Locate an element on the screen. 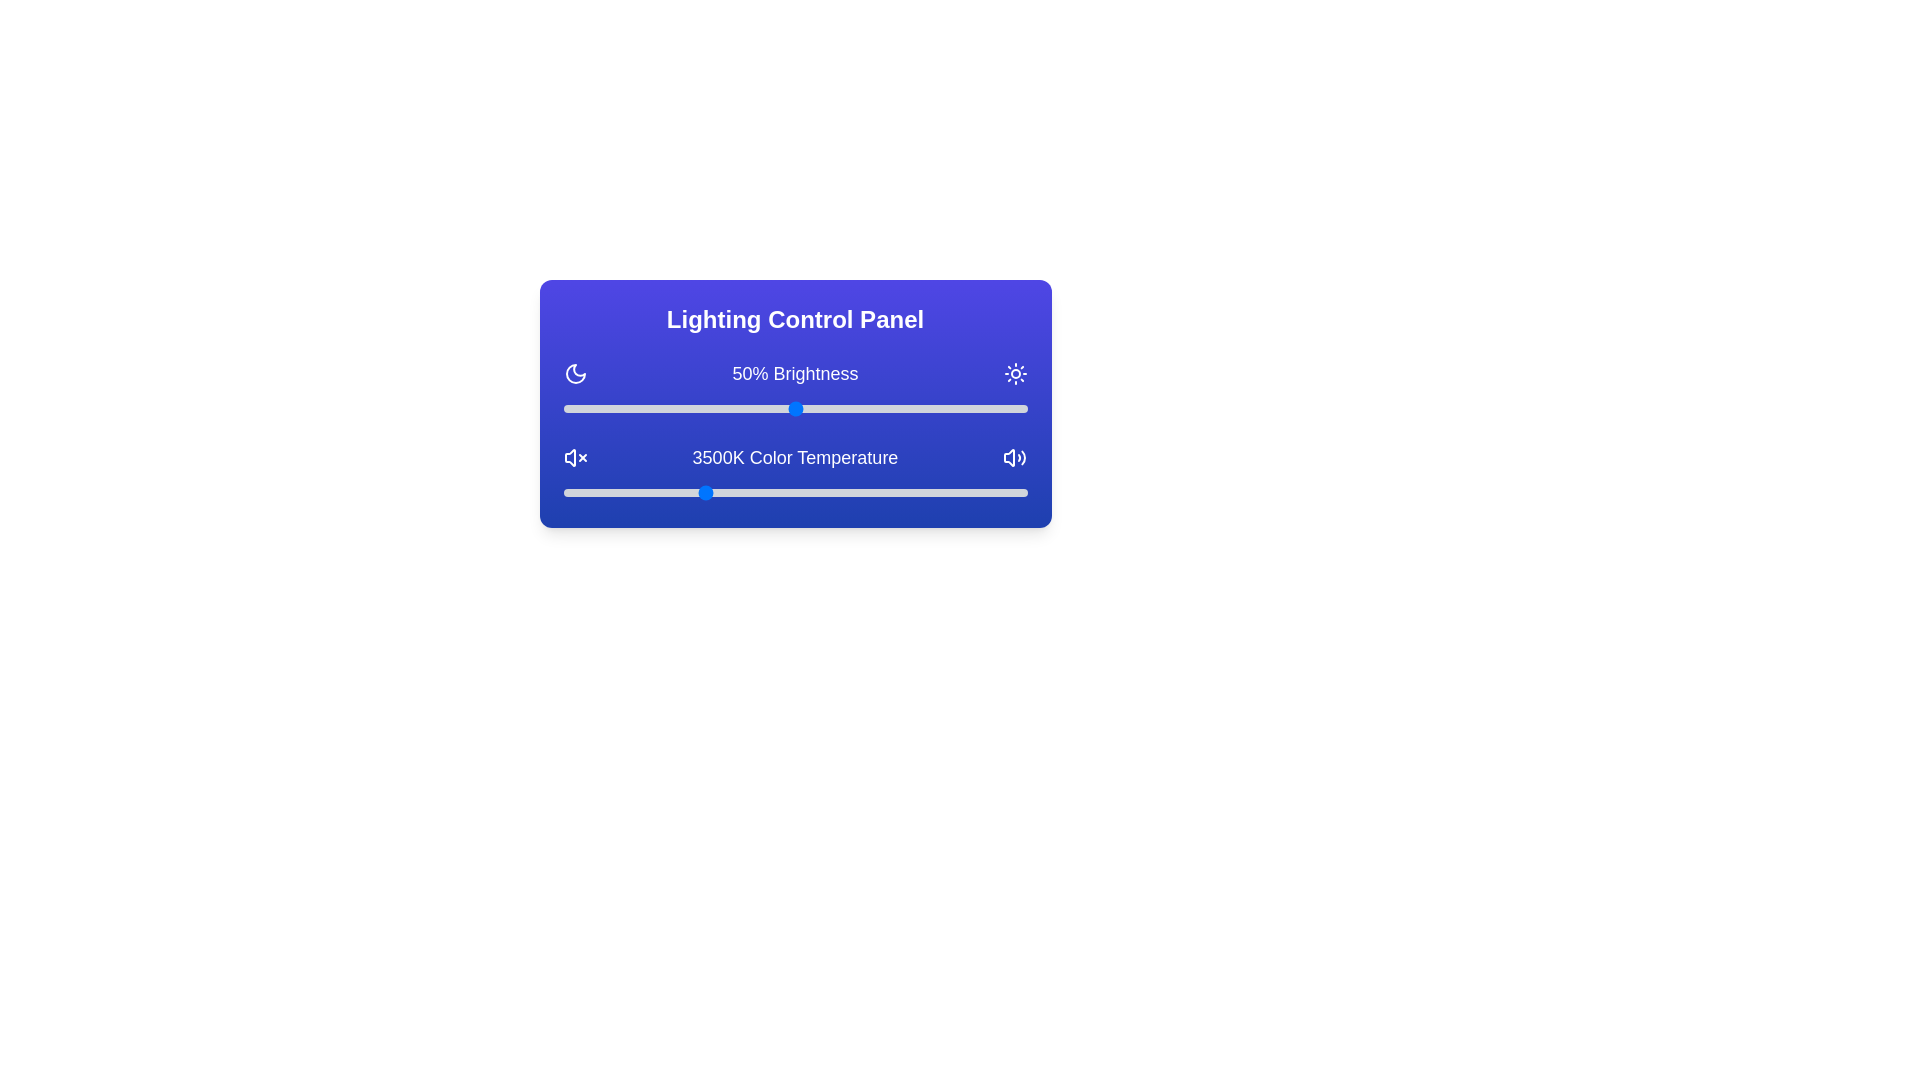 This screenshot has height=1080, width=1920. the brightness slider to 73% is located at coordinates (901, 407).